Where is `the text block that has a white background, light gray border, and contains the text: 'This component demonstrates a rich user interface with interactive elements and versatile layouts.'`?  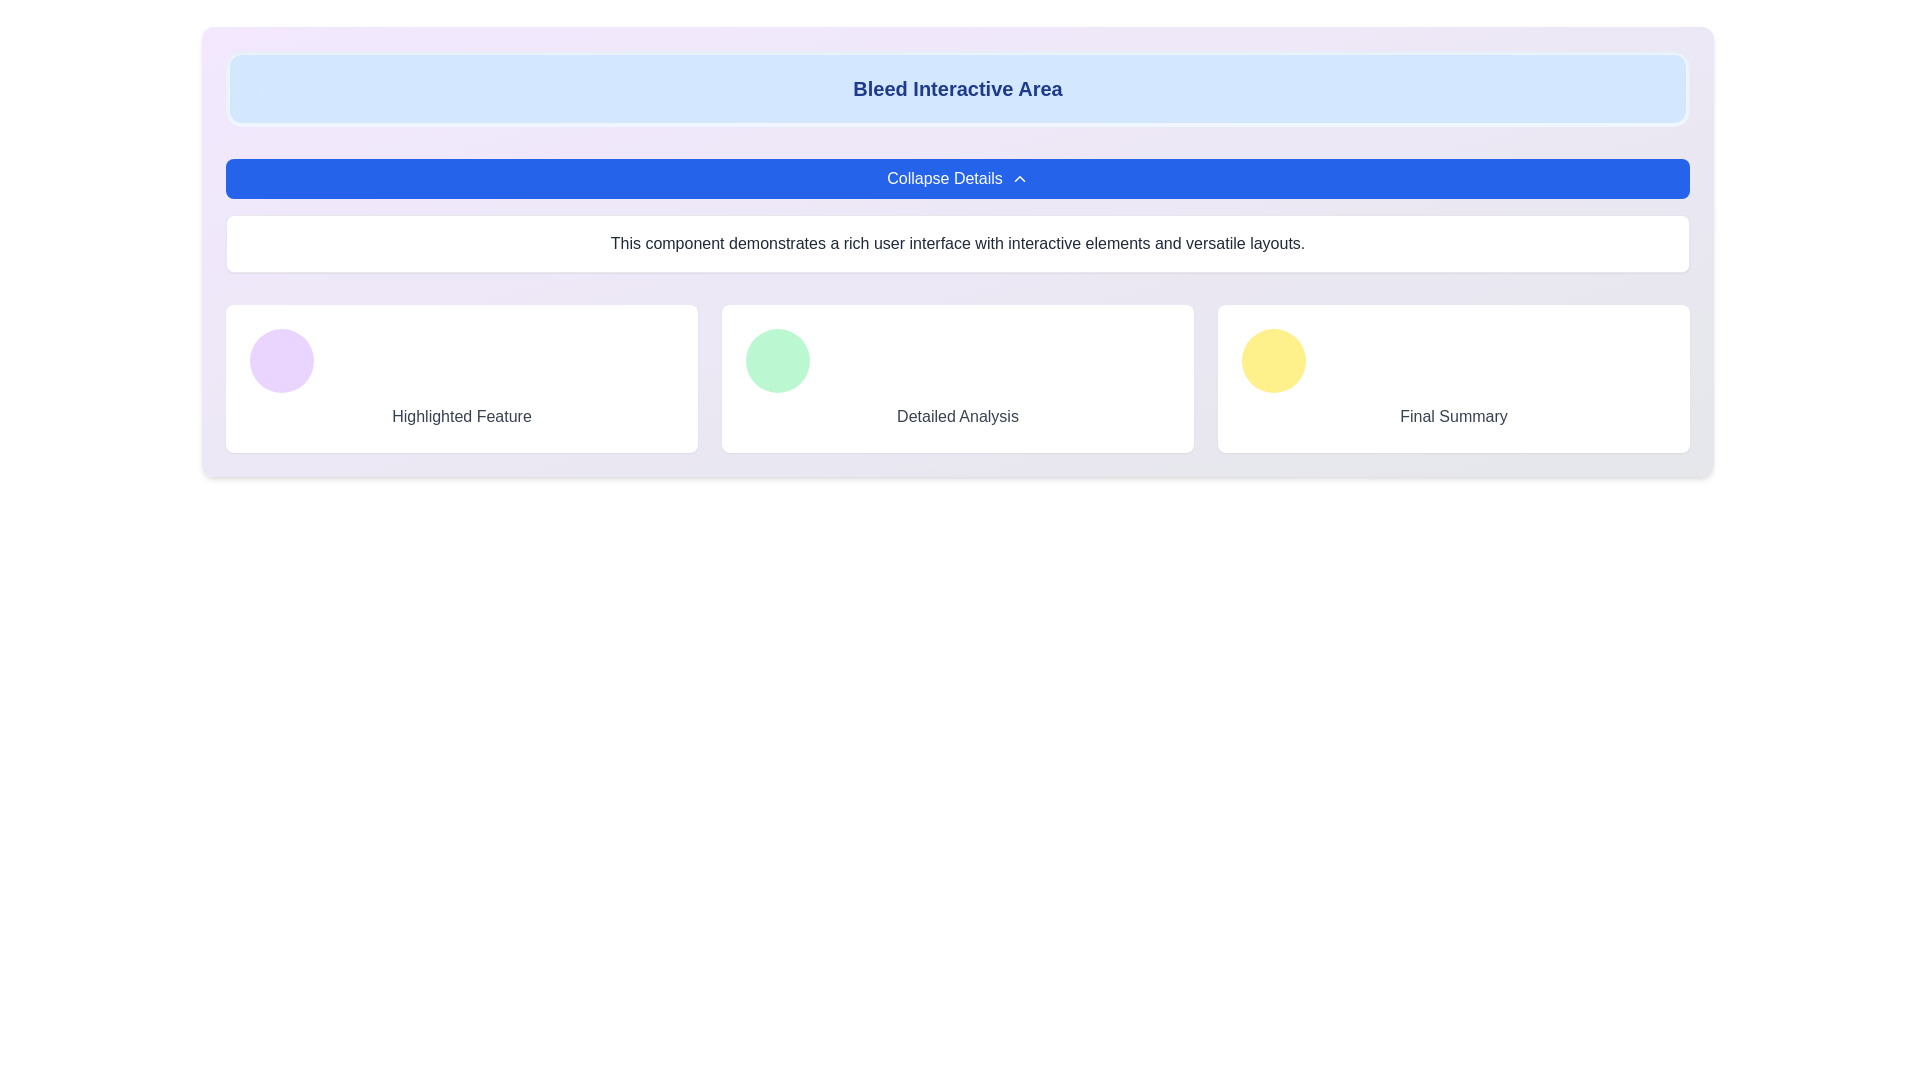 the text block that has a white background, light gray border, and contains the text: 'This component demonstrates a rich user interface with interactive elements and versatile layouts.' is located at coordinates (957, 242).